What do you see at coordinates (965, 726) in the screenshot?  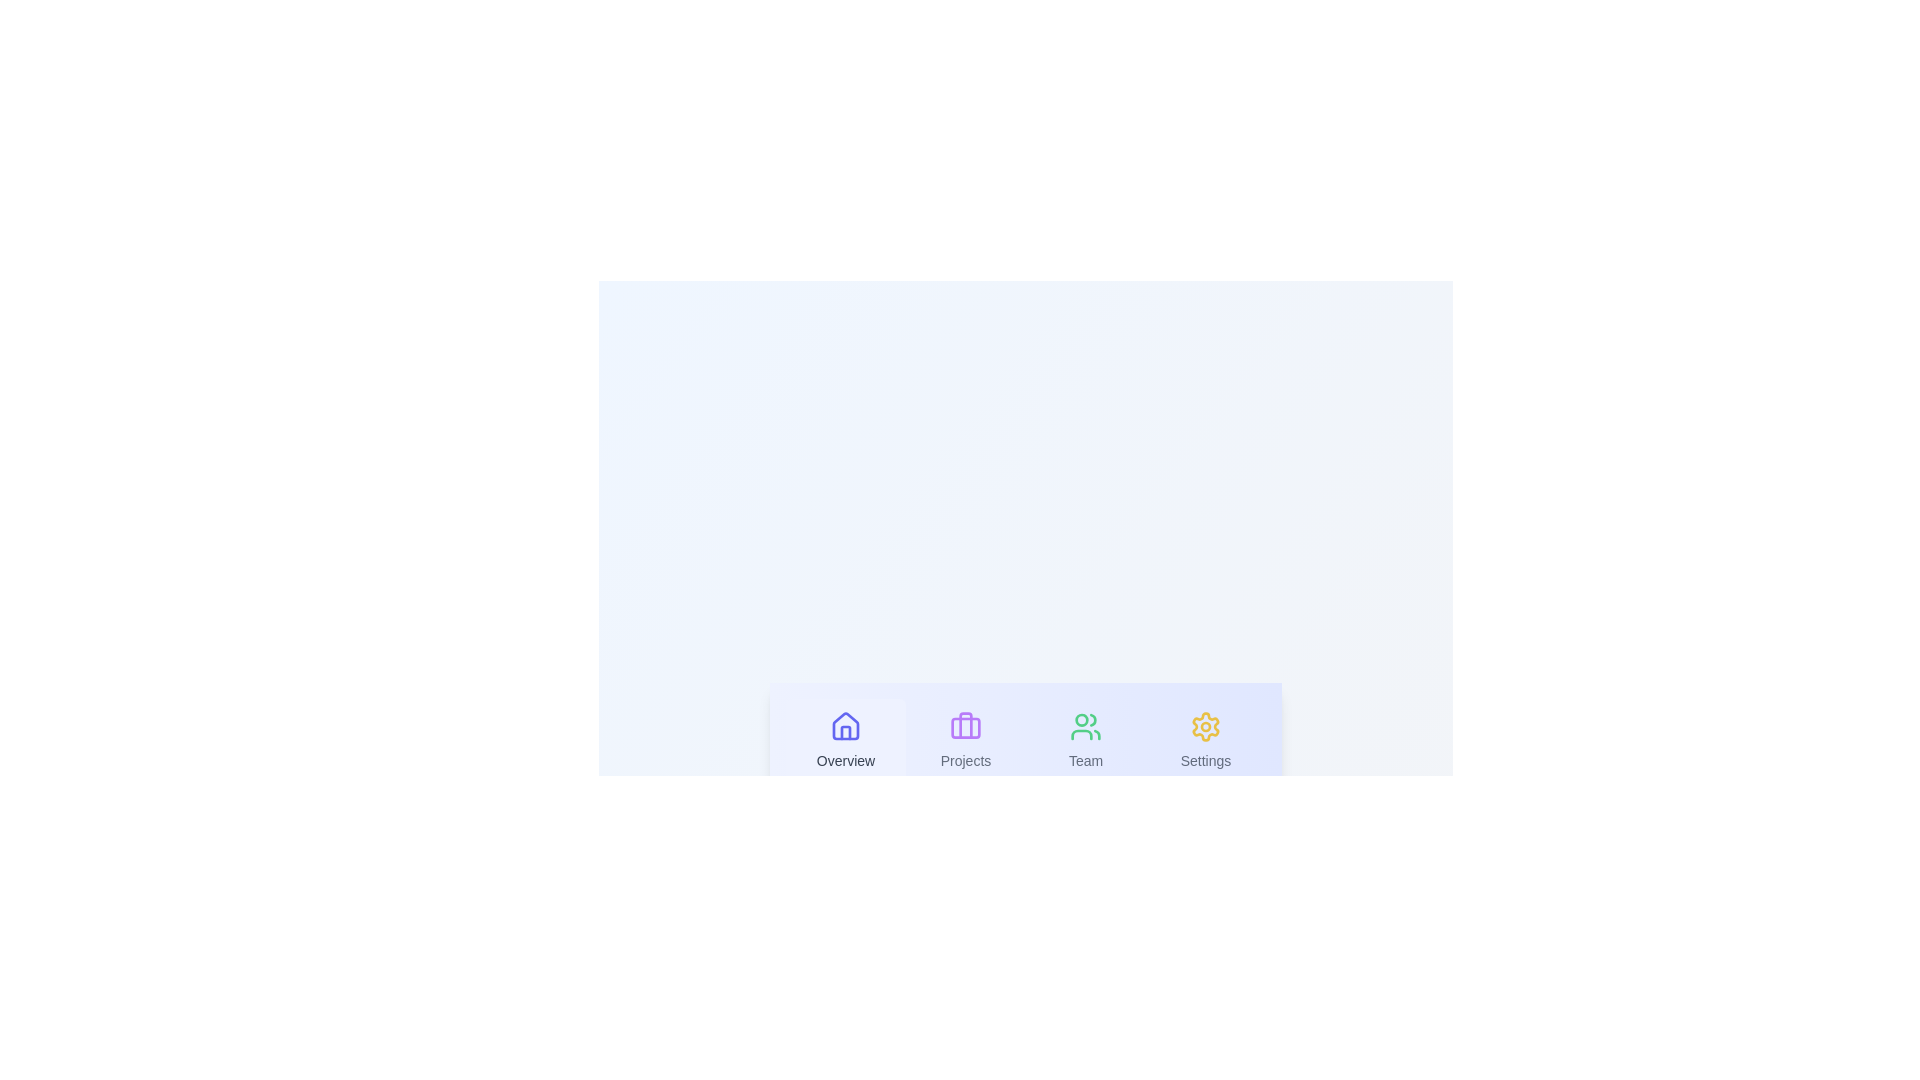 I see `the icon of the Projects tab` at bounding box center [965, 726].